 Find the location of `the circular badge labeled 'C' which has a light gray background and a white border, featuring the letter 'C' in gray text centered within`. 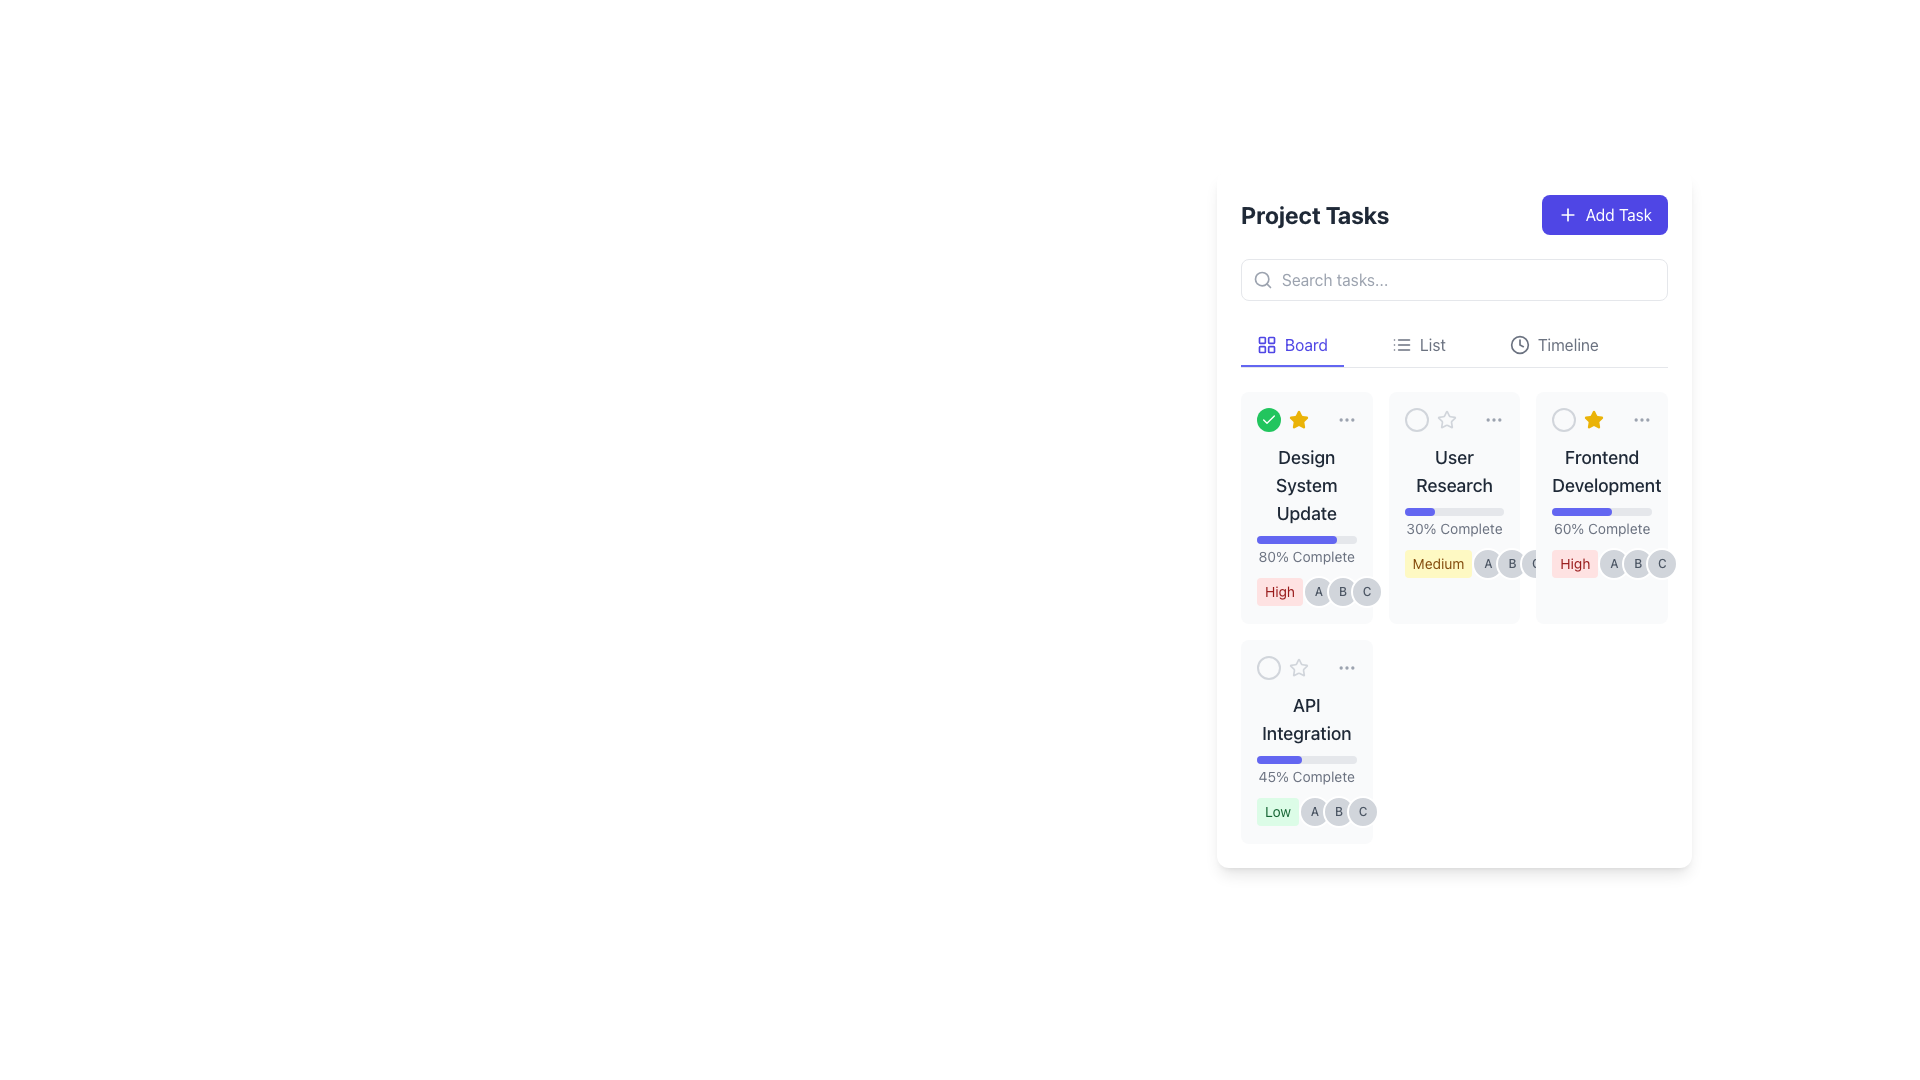

the circular badge labeled 'C' which has a light gray background and a white border, featuring the letter 'C' in gray text centered within is located at coordinates (1366, 590).